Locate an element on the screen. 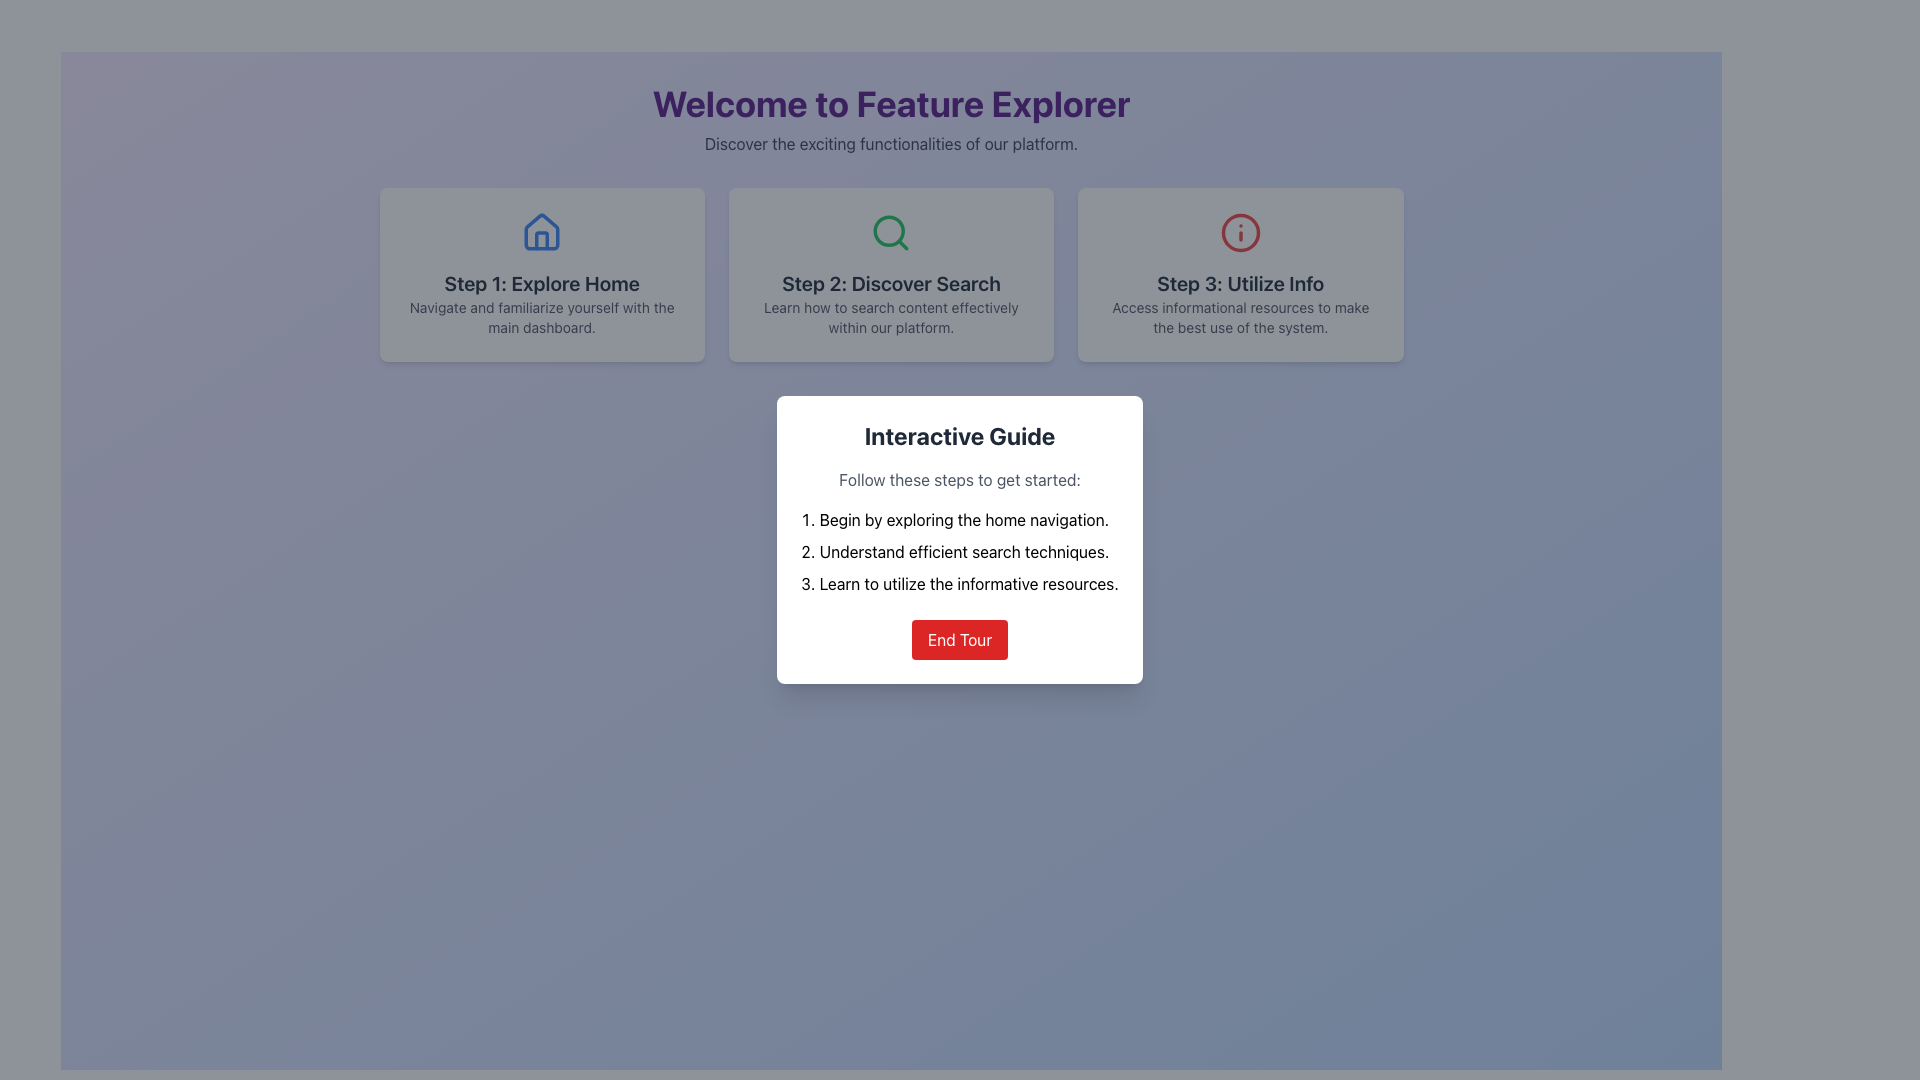  introductory text label located directly below the header 'Welcome to Feature Explorer' in the upper section of the interface is located at coordinates (890, 142).